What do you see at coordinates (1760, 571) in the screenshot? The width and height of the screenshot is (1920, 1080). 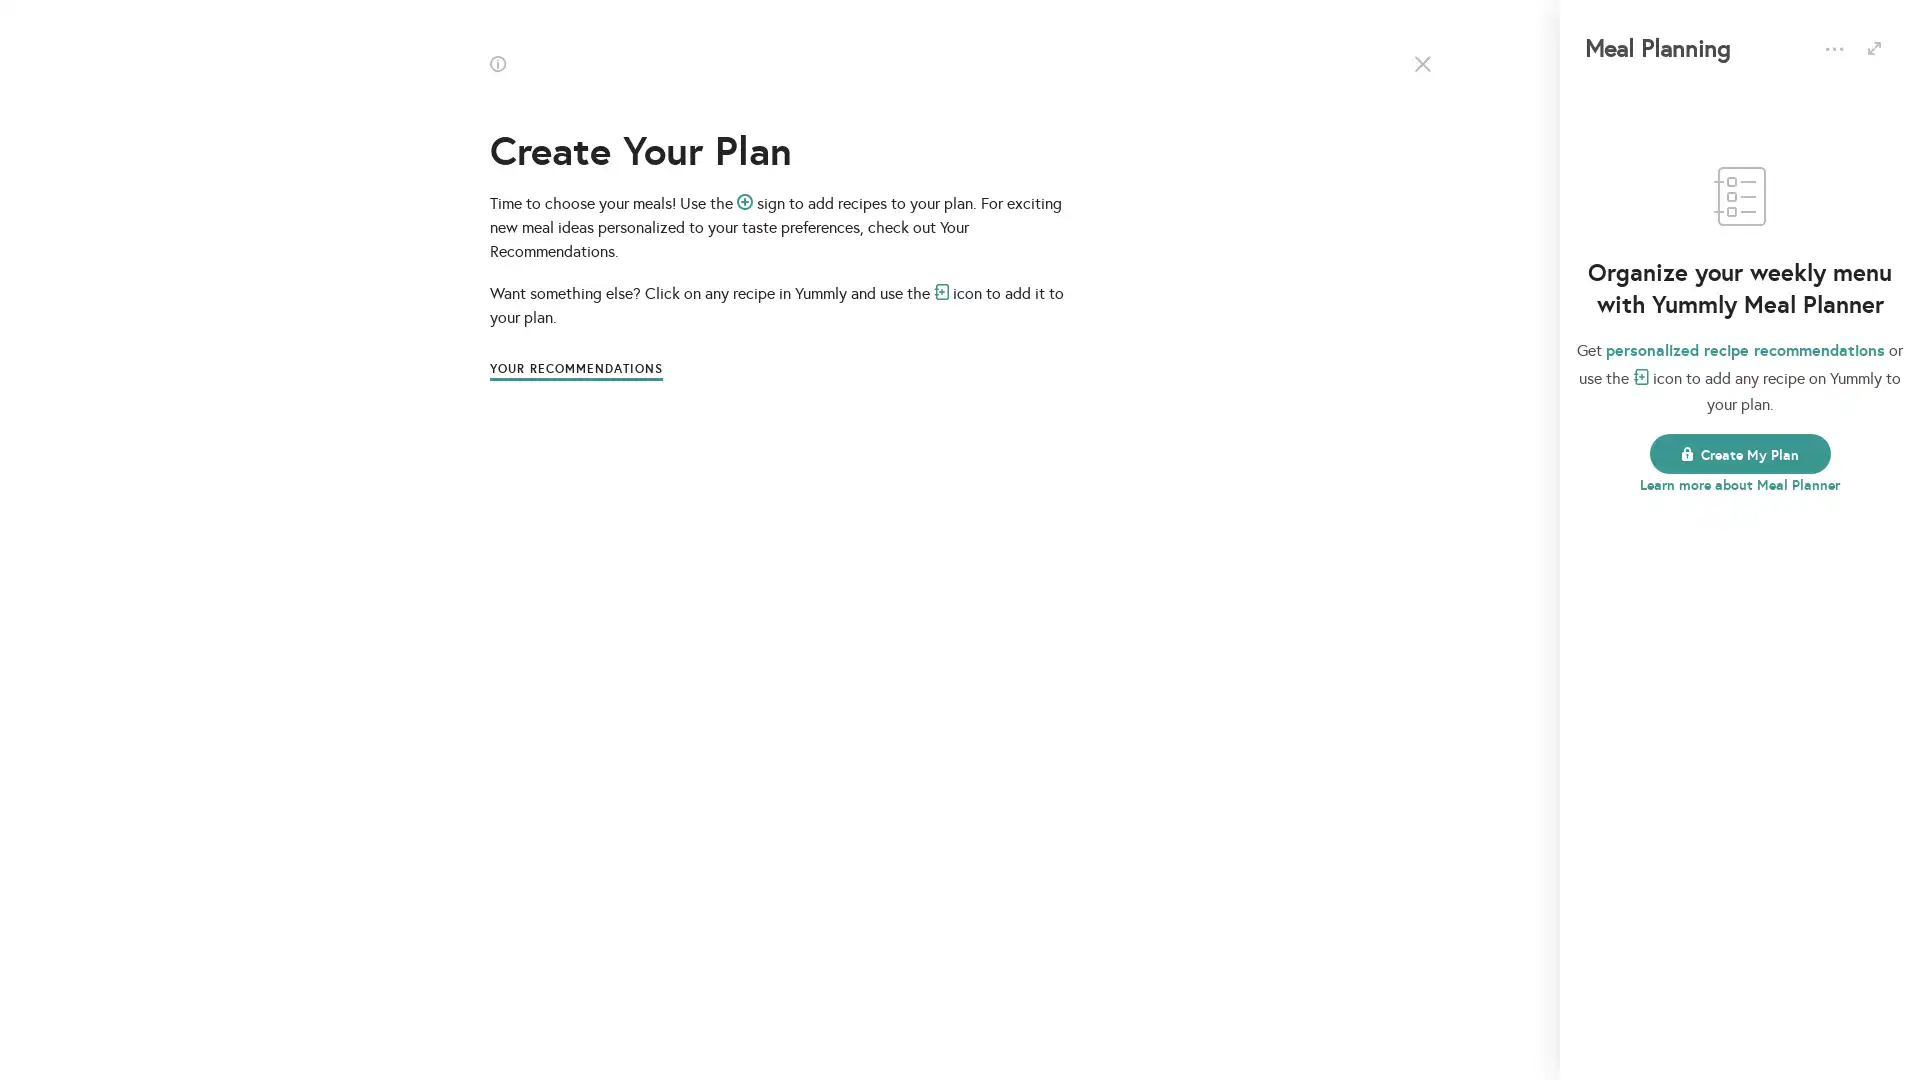 I see `Soy-Free` at bounding box center [1760, 571].